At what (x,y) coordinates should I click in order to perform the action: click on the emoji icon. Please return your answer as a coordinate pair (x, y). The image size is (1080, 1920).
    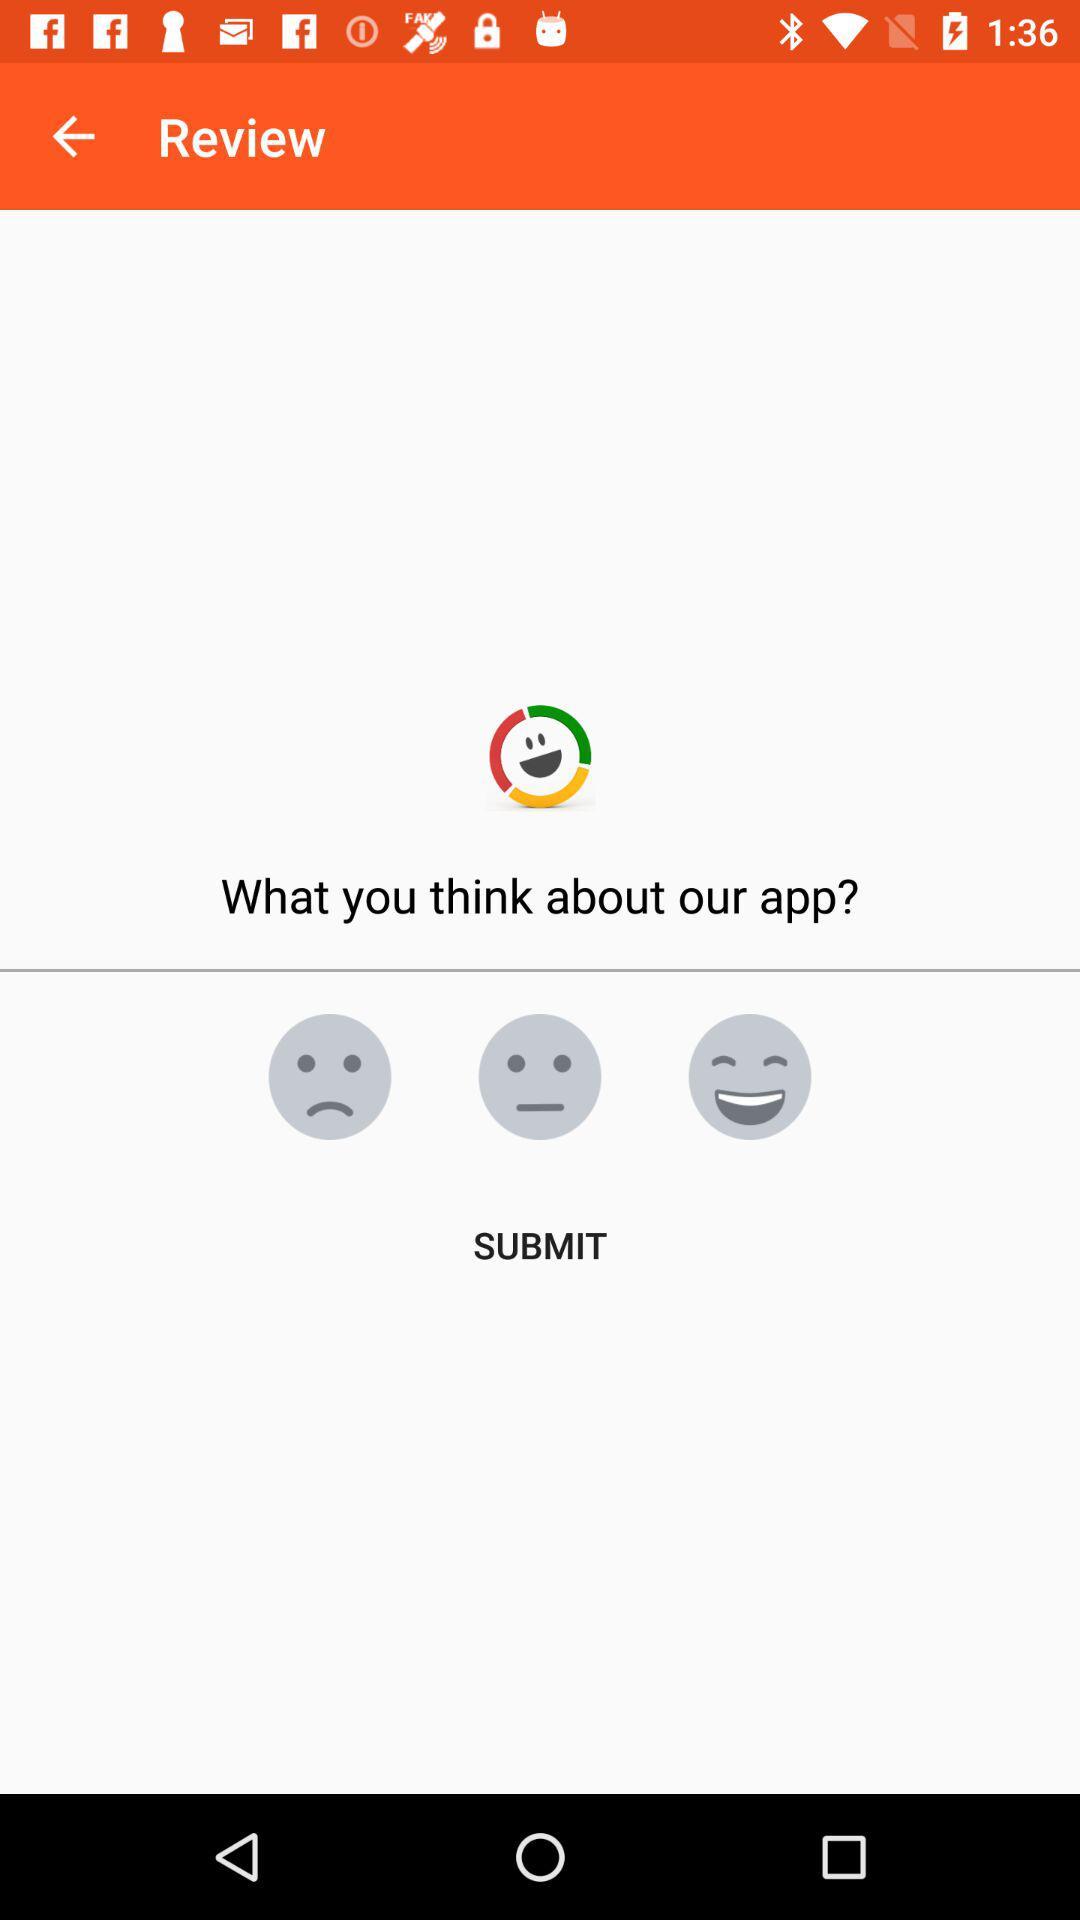
    Looking at the image, I should click on (329, 1075).